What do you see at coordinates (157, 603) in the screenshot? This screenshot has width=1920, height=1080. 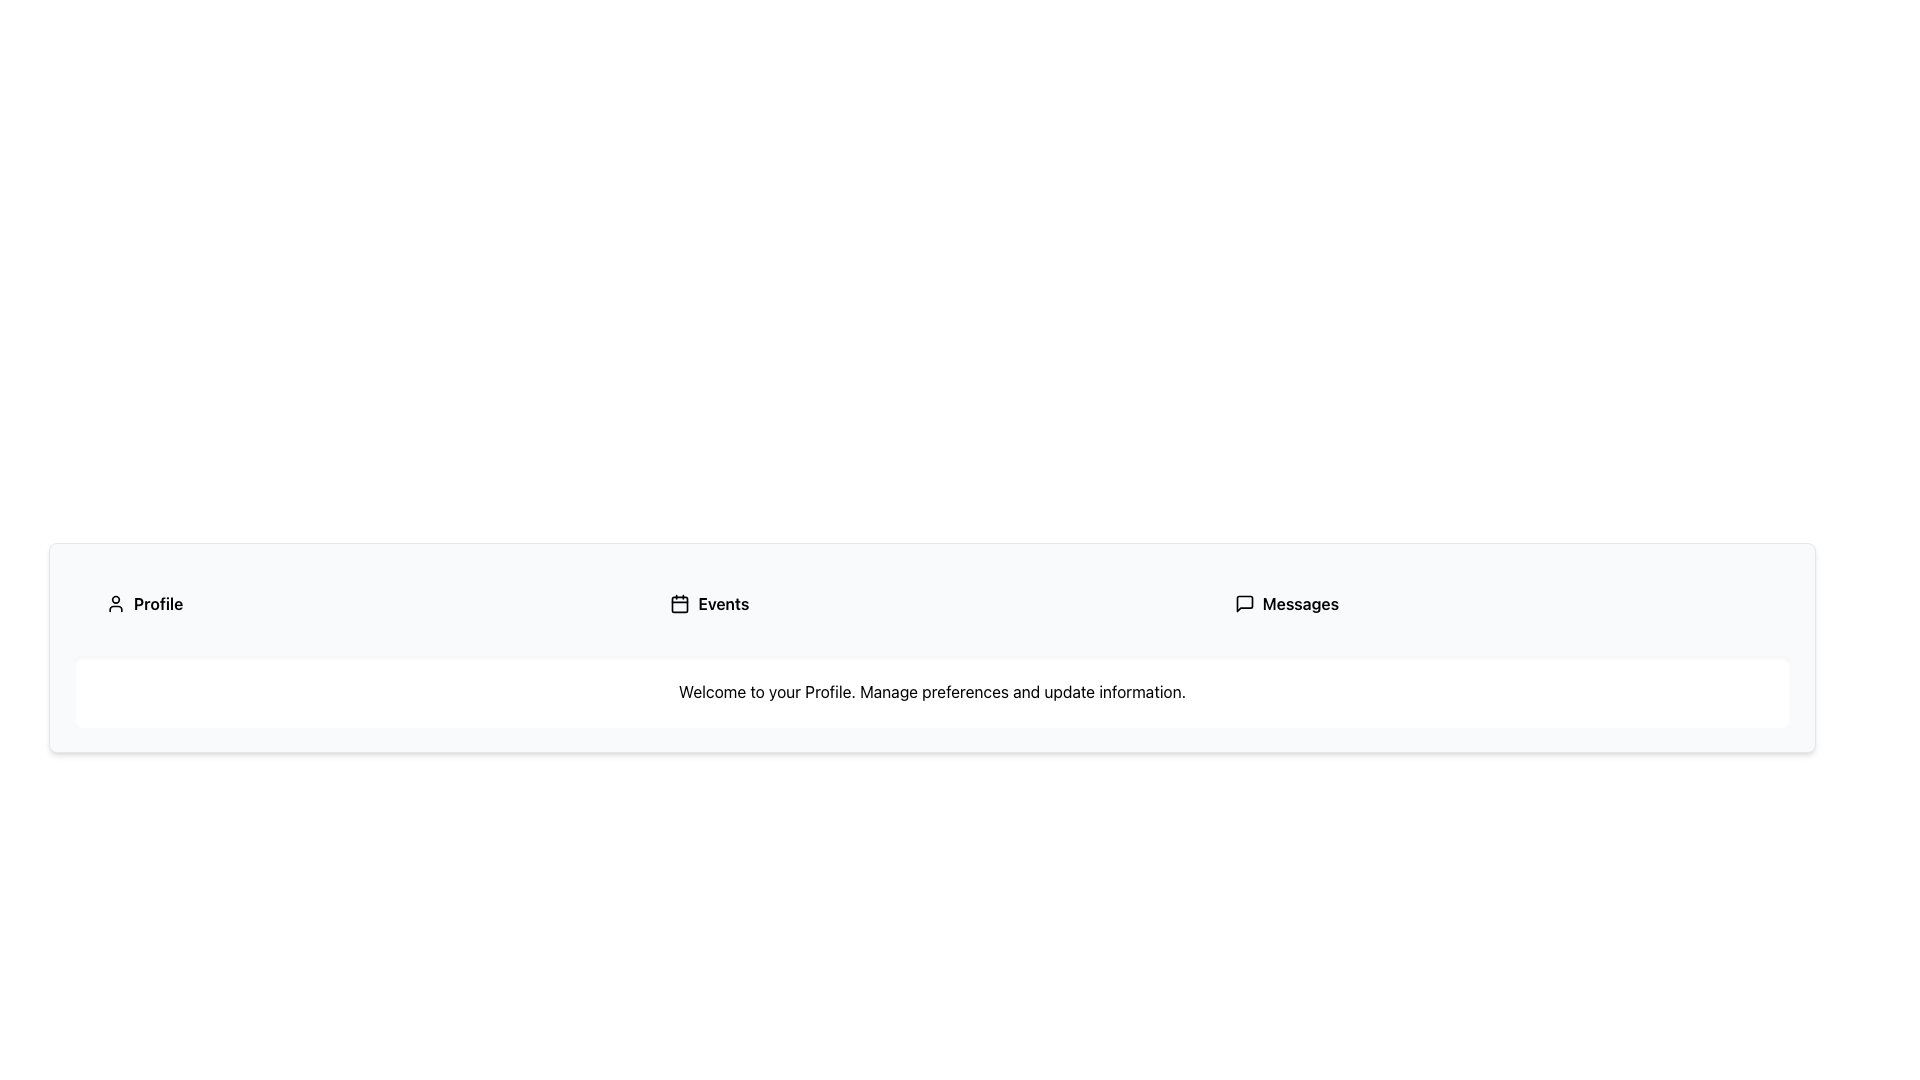 I see `the 'Profile' text label` at bounding box center [157, 603].